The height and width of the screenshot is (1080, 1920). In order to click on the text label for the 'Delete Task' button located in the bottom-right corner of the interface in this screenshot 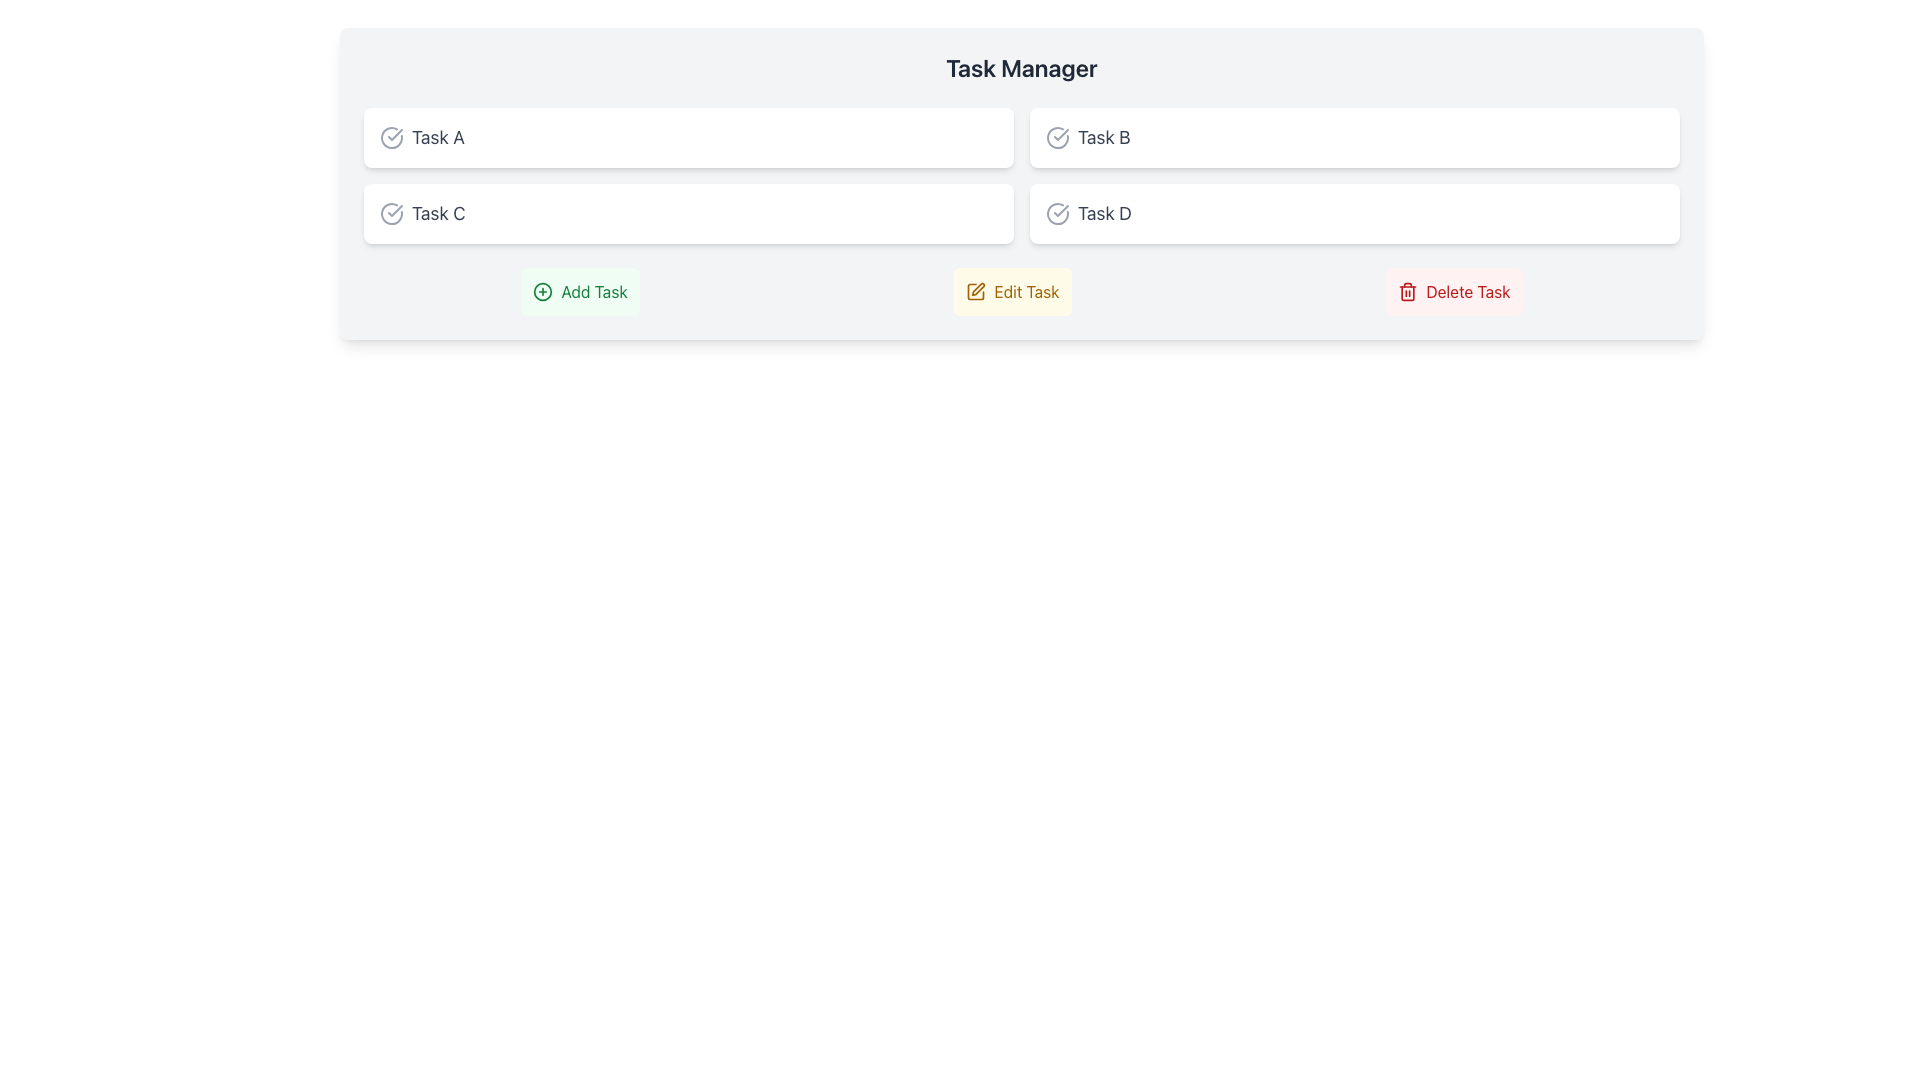, I will do `click(1468, 292)`.